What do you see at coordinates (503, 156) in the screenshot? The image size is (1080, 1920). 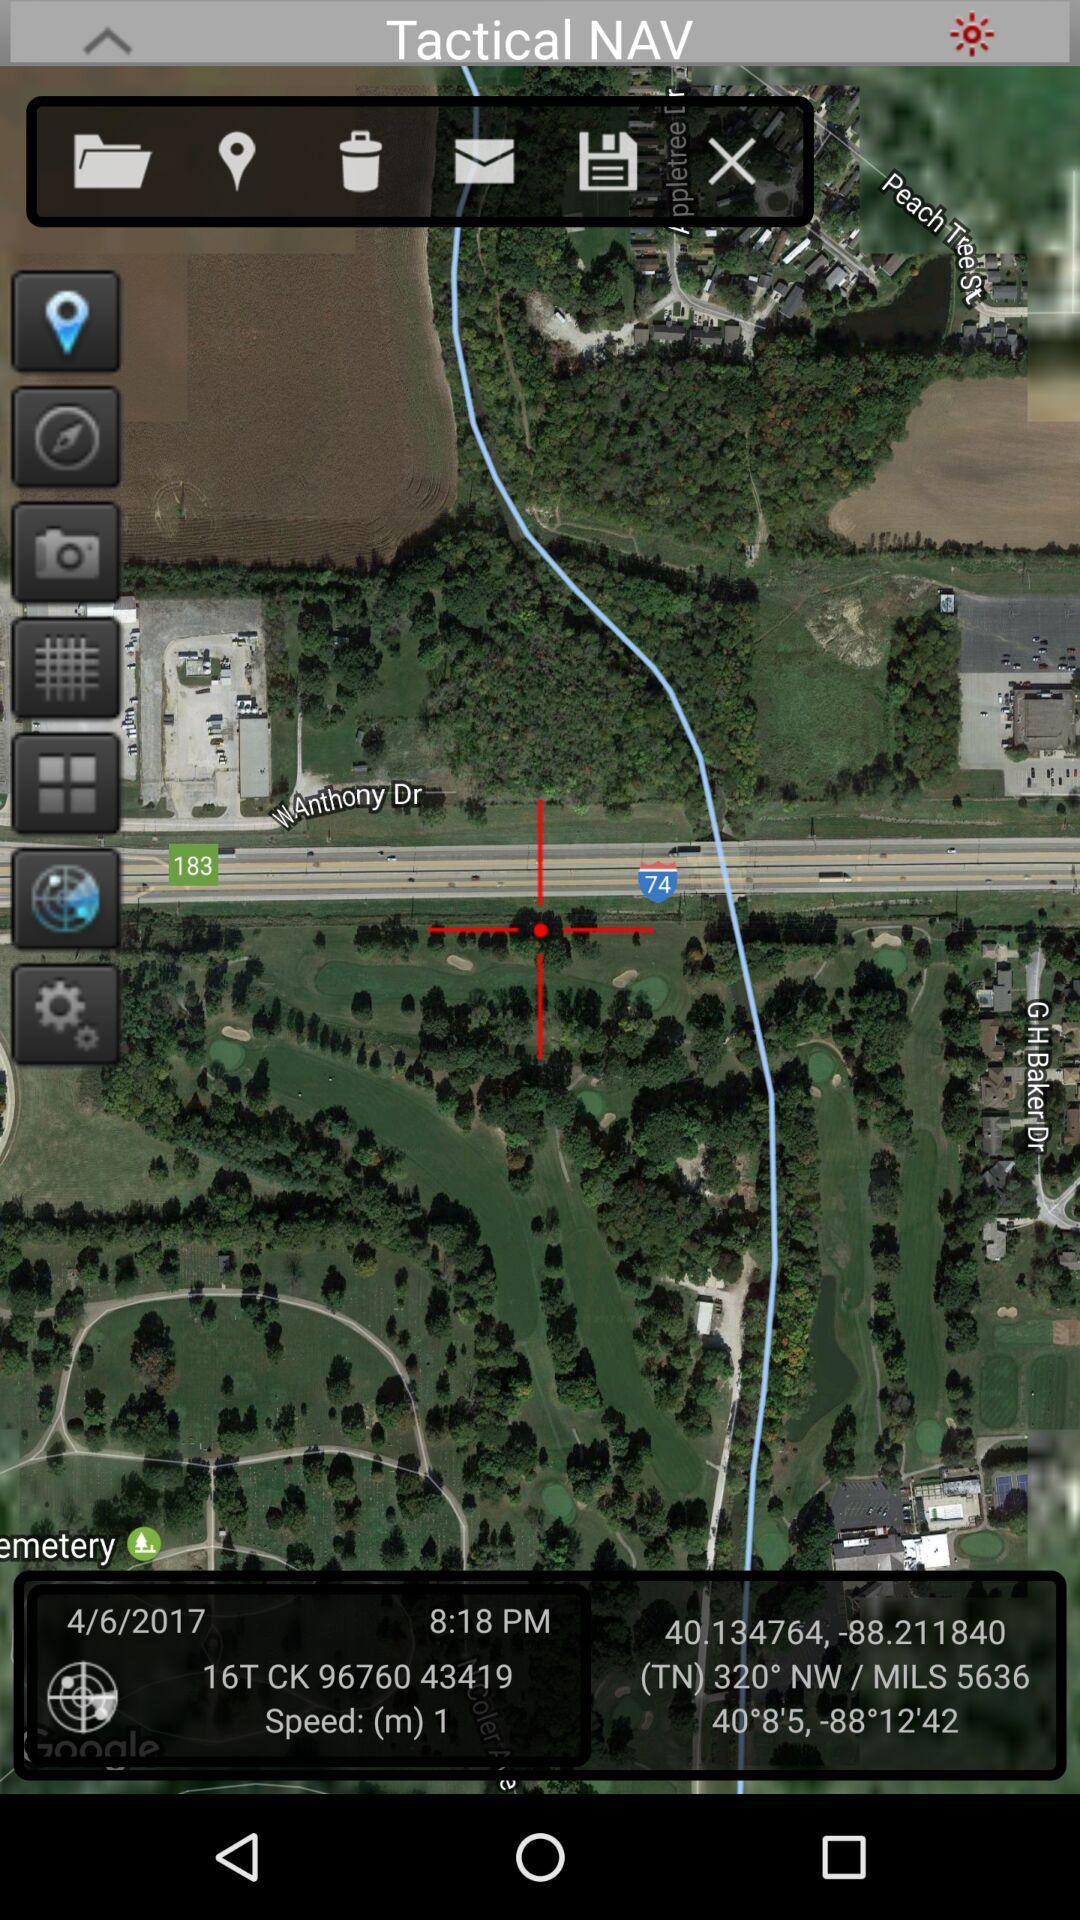 I see `sends via message` at bounding box center [503, 156].